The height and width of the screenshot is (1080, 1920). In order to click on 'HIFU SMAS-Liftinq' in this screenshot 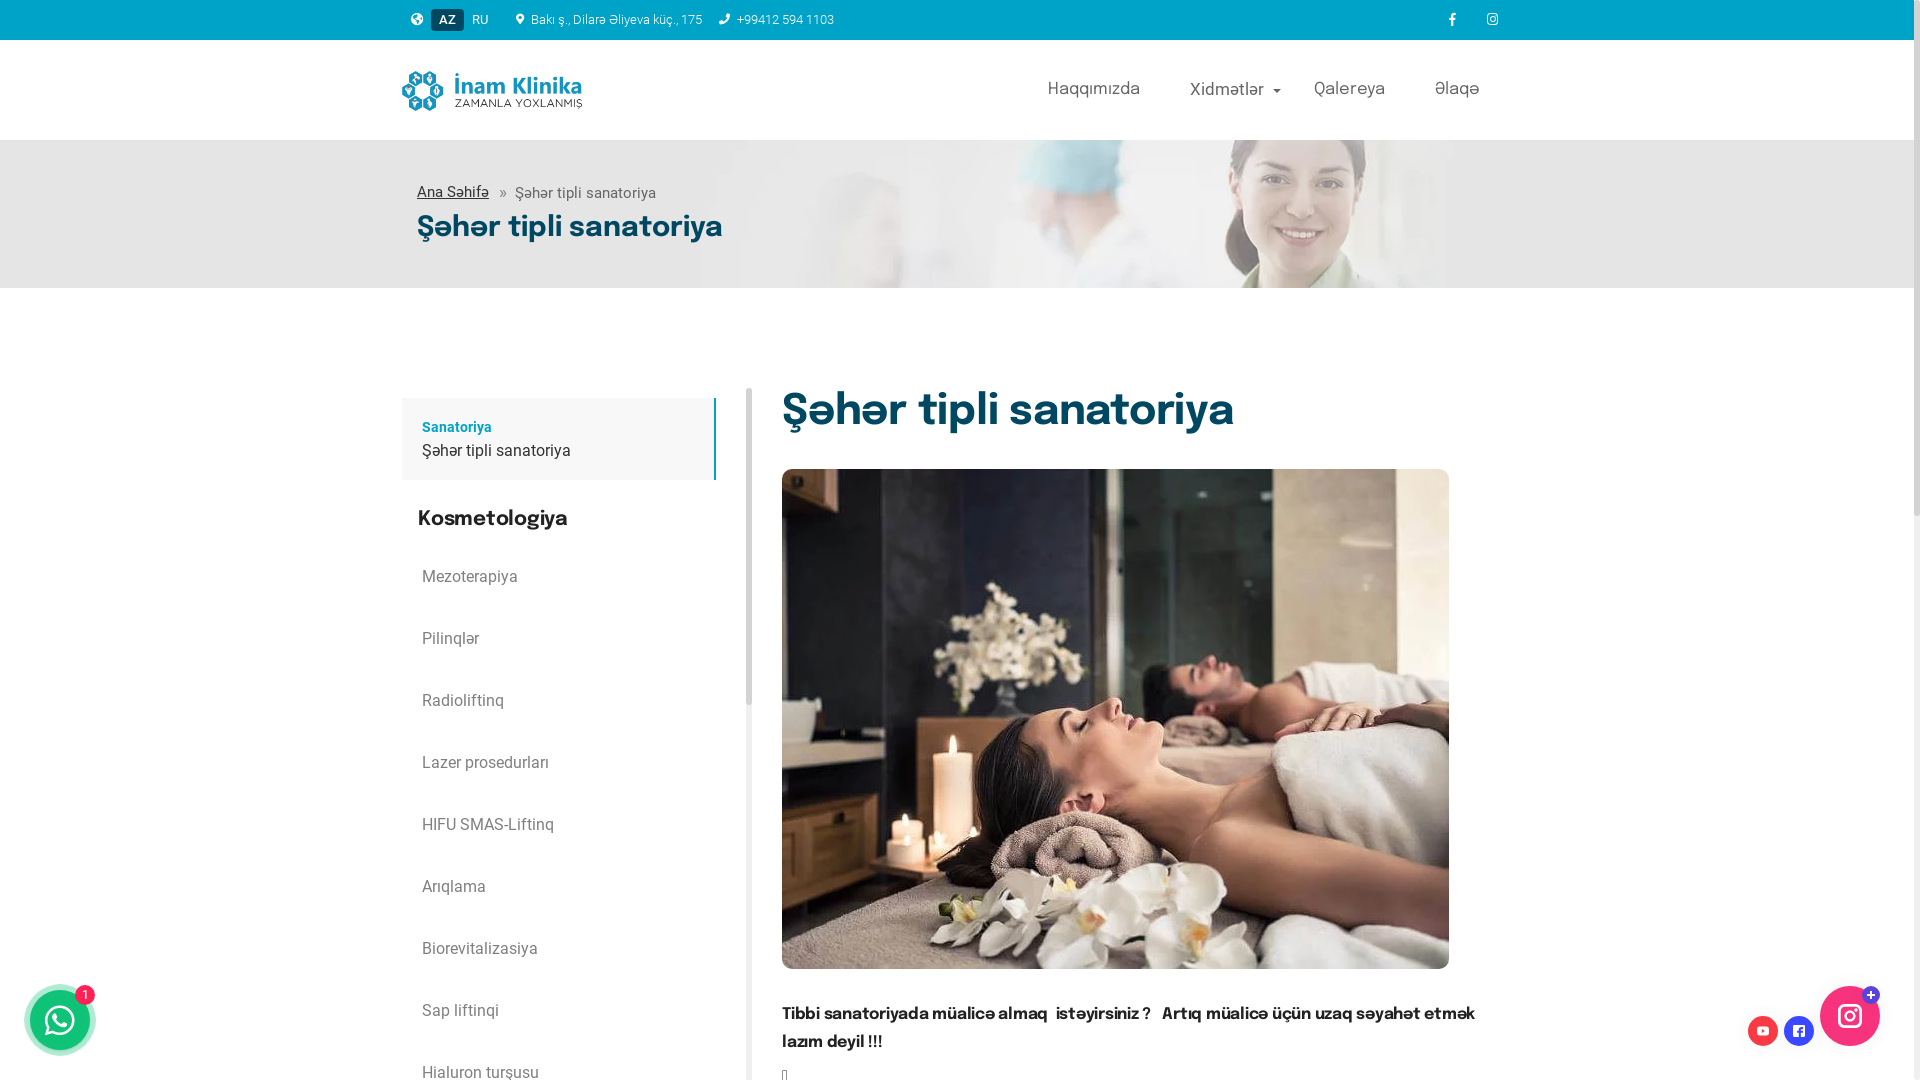, I will do `click(558, 825)`.